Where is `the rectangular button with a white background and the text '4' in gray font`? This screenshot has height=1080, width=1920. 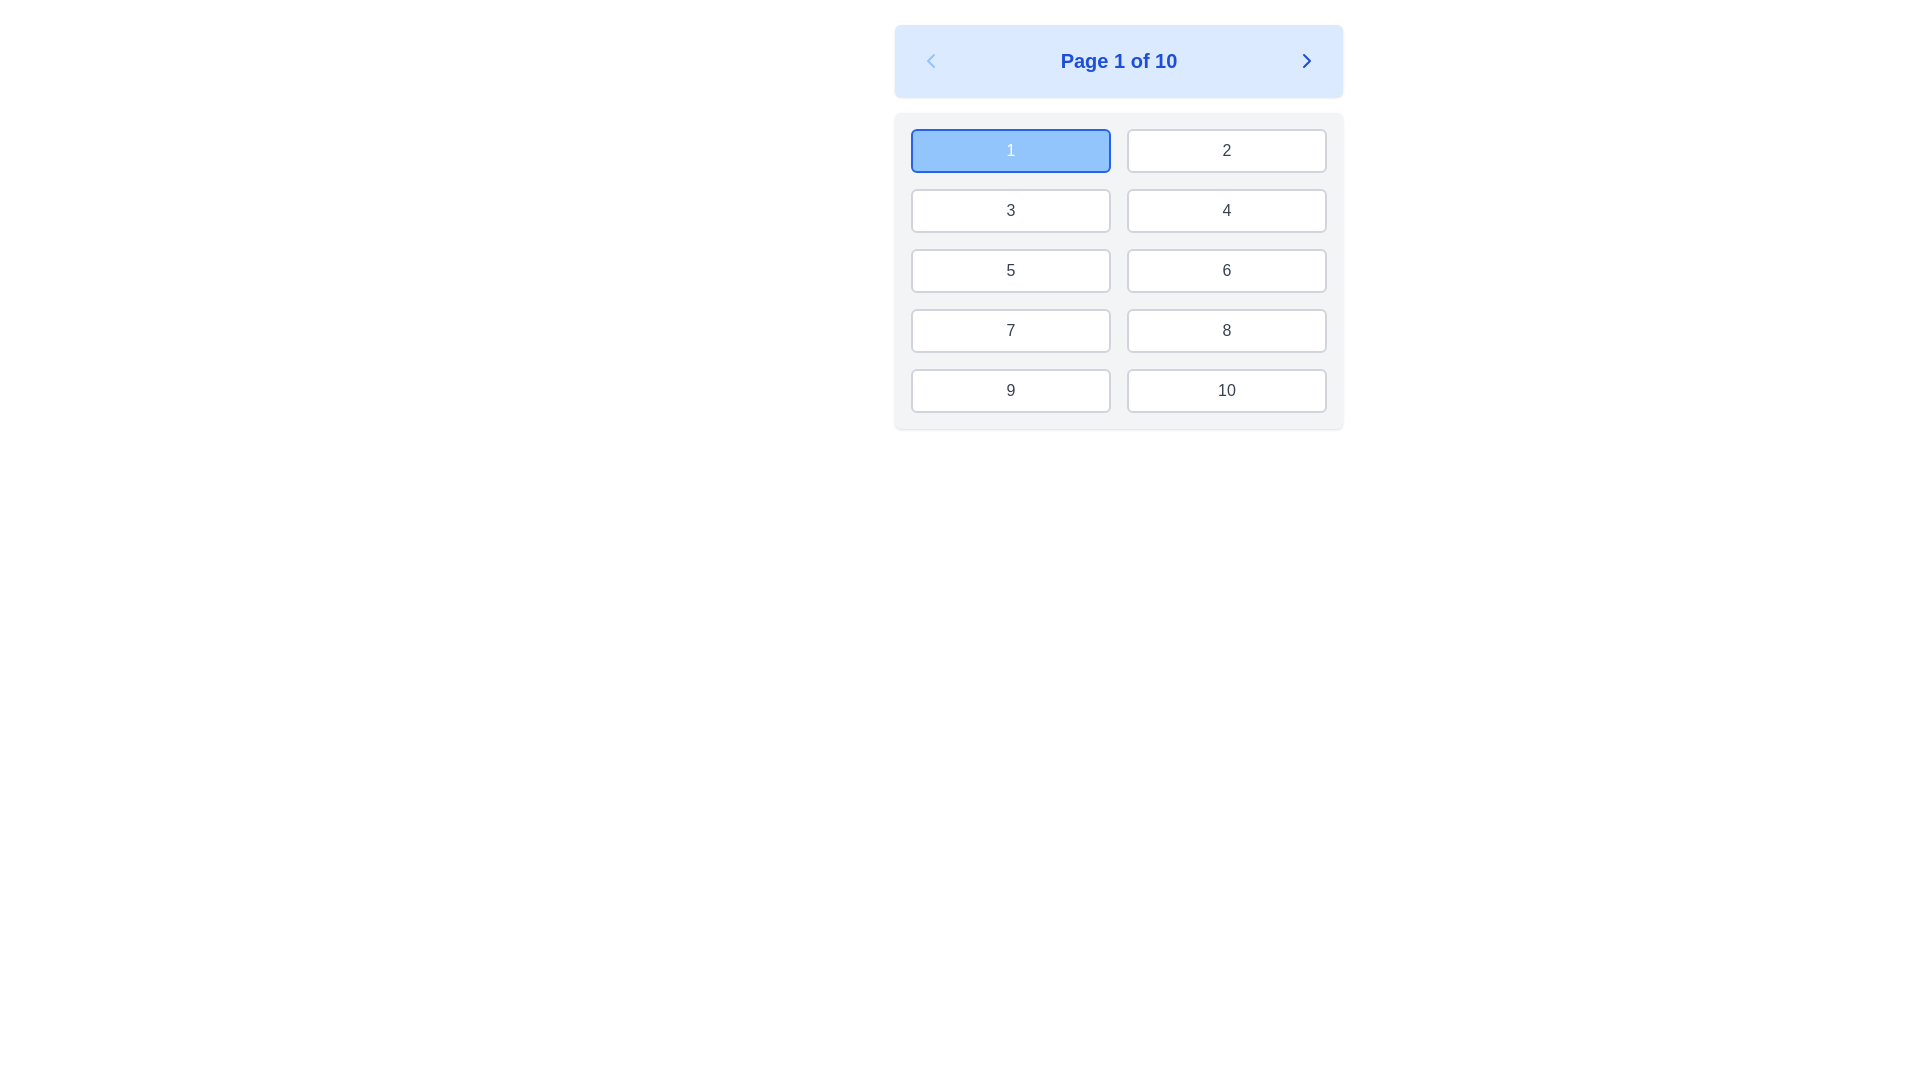
the rectangular button with a white background and the text '4' in gray font is located at coordinates (1226, 211).